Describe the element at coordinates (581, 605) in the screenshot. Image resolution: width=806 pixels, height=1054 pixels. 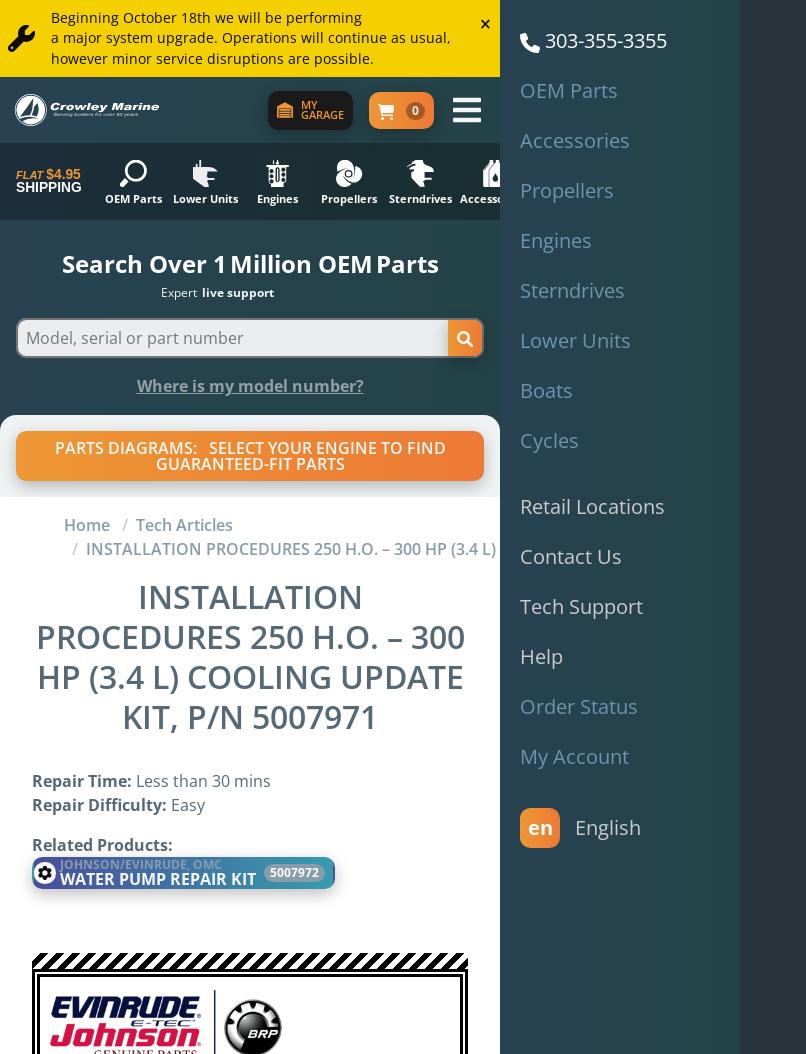
I see `'Tech Support'` at that location.